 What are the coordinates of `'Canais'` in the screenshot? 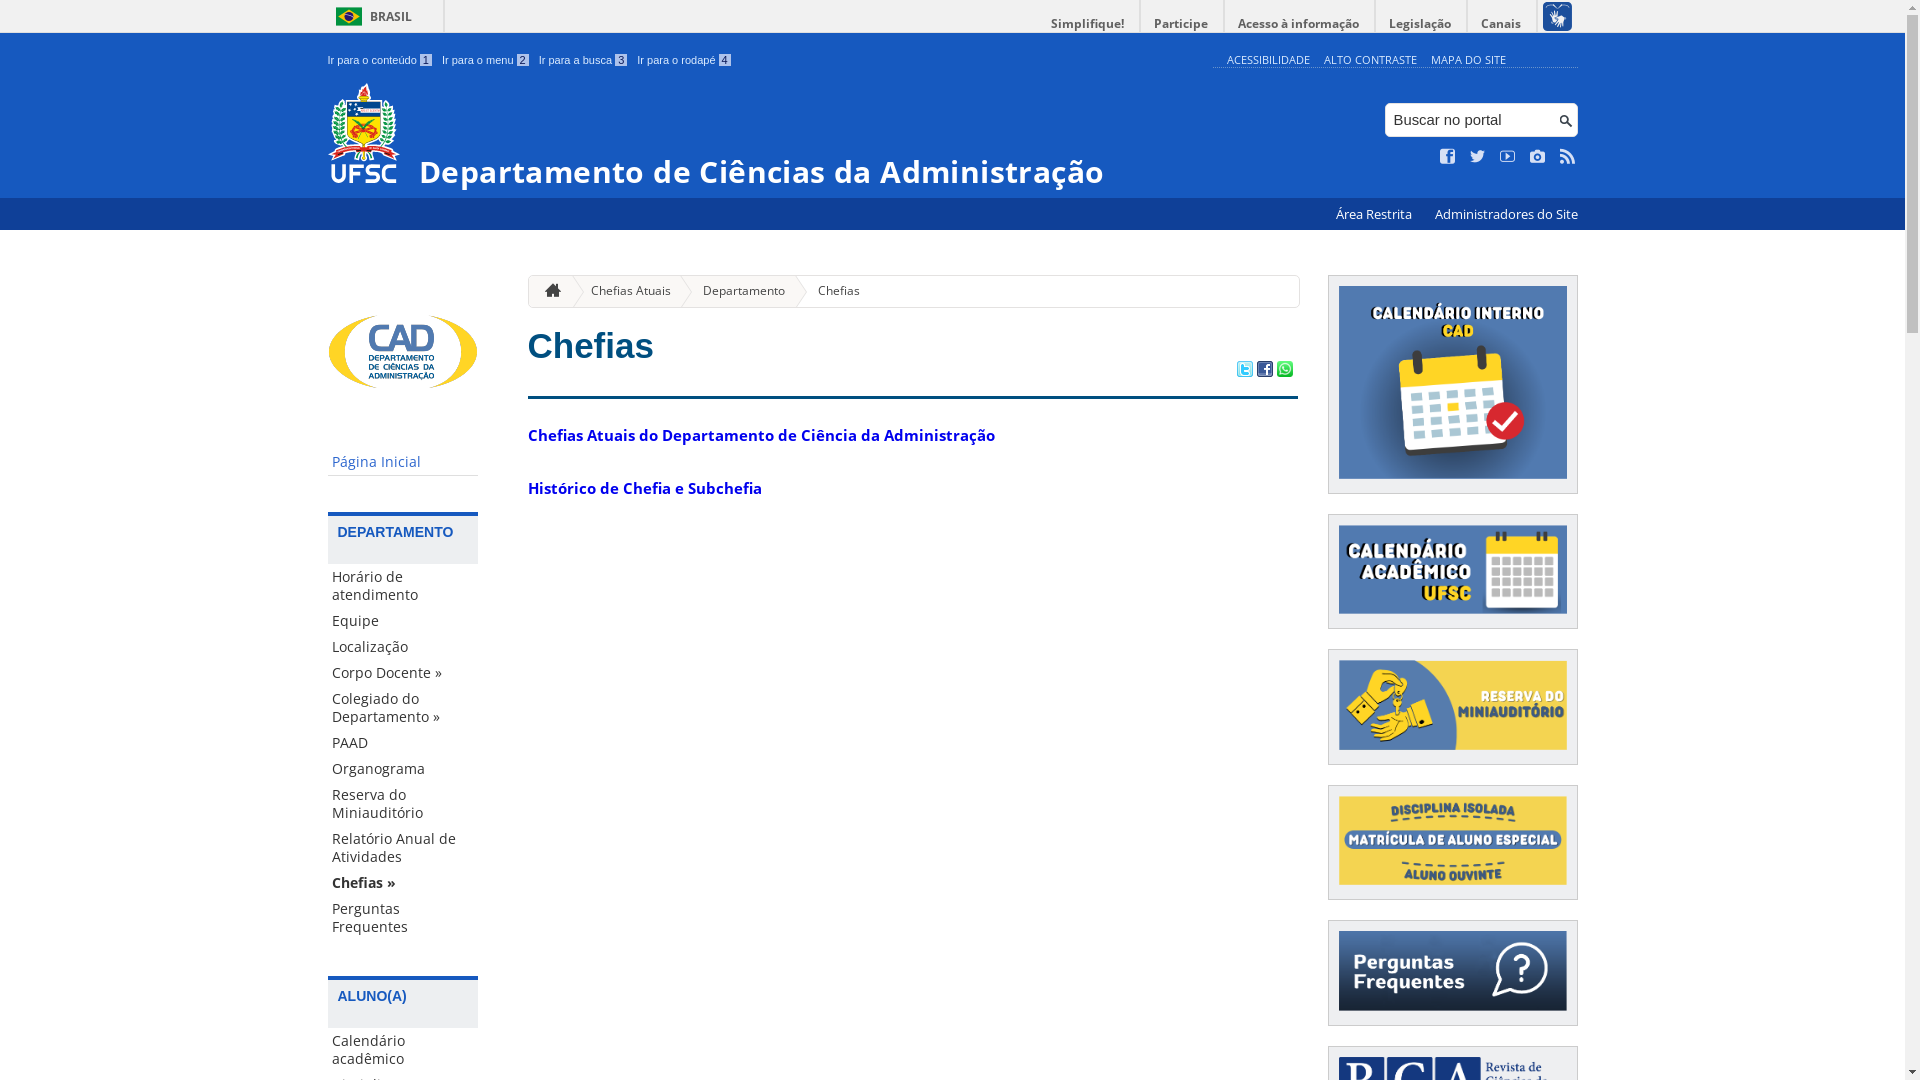 It's located at (1468, 23).